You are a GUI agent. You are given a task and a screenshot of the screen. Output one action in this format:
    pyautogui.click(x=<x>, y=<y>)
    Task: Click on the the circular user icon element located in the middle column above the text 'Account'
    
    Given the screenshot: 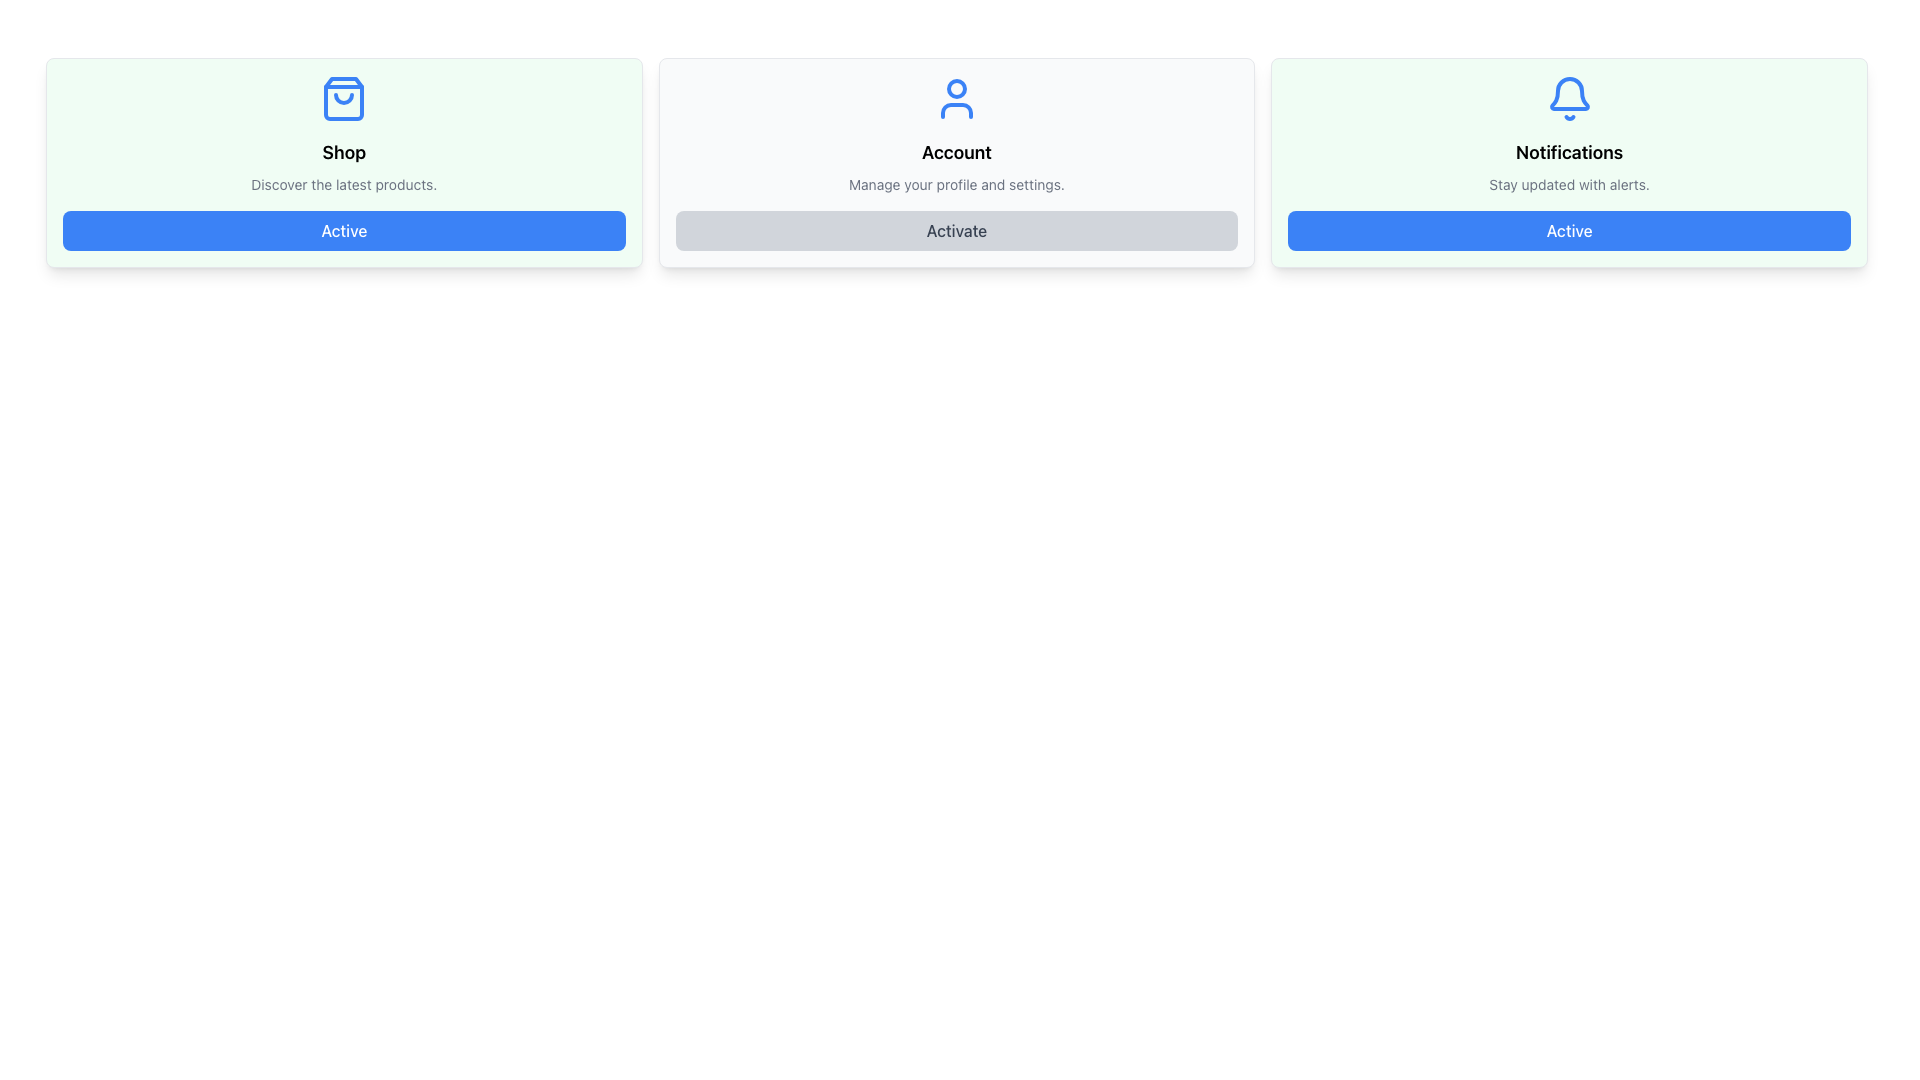 What is the action you would take?
    pyautogui.click(x=955, y=87)
    